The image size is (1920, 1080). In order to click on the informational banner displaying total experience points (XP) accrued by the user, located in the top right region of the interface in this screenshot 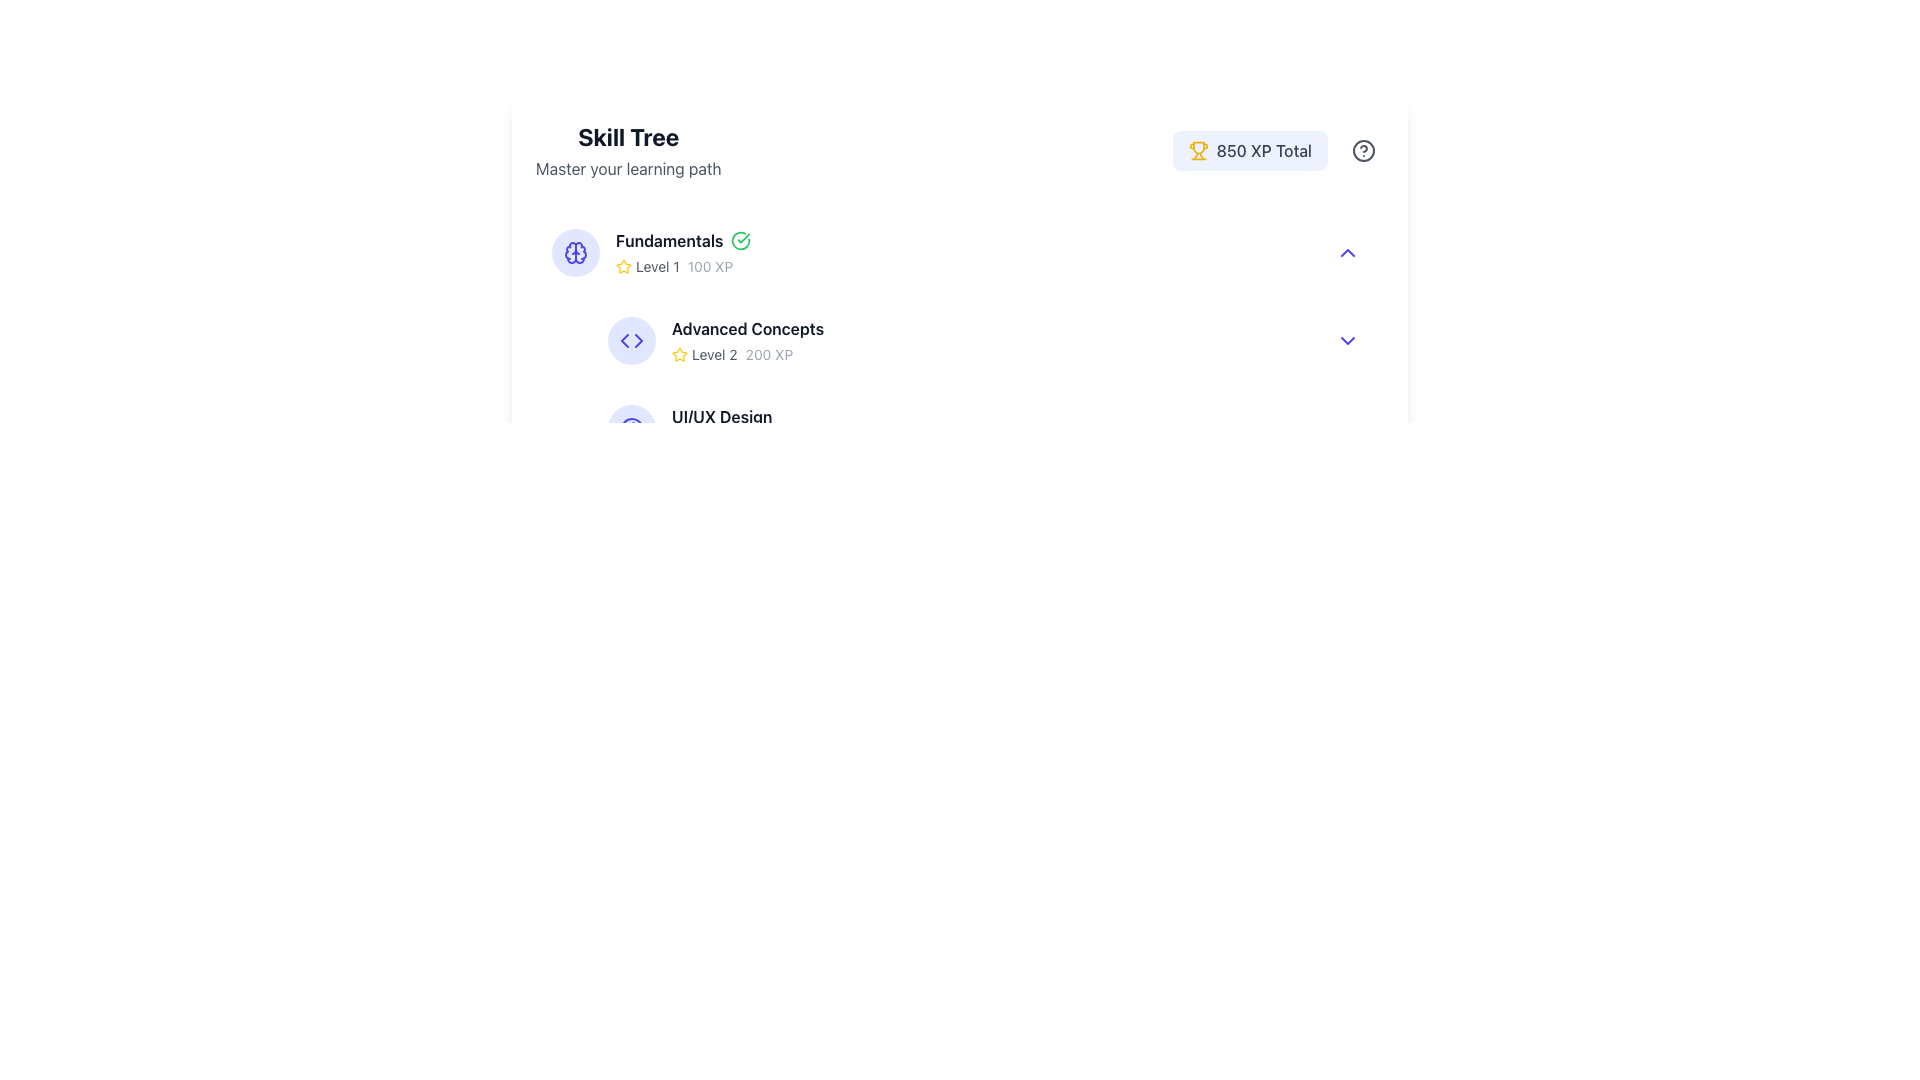, I will do `click(1249, 149)`.